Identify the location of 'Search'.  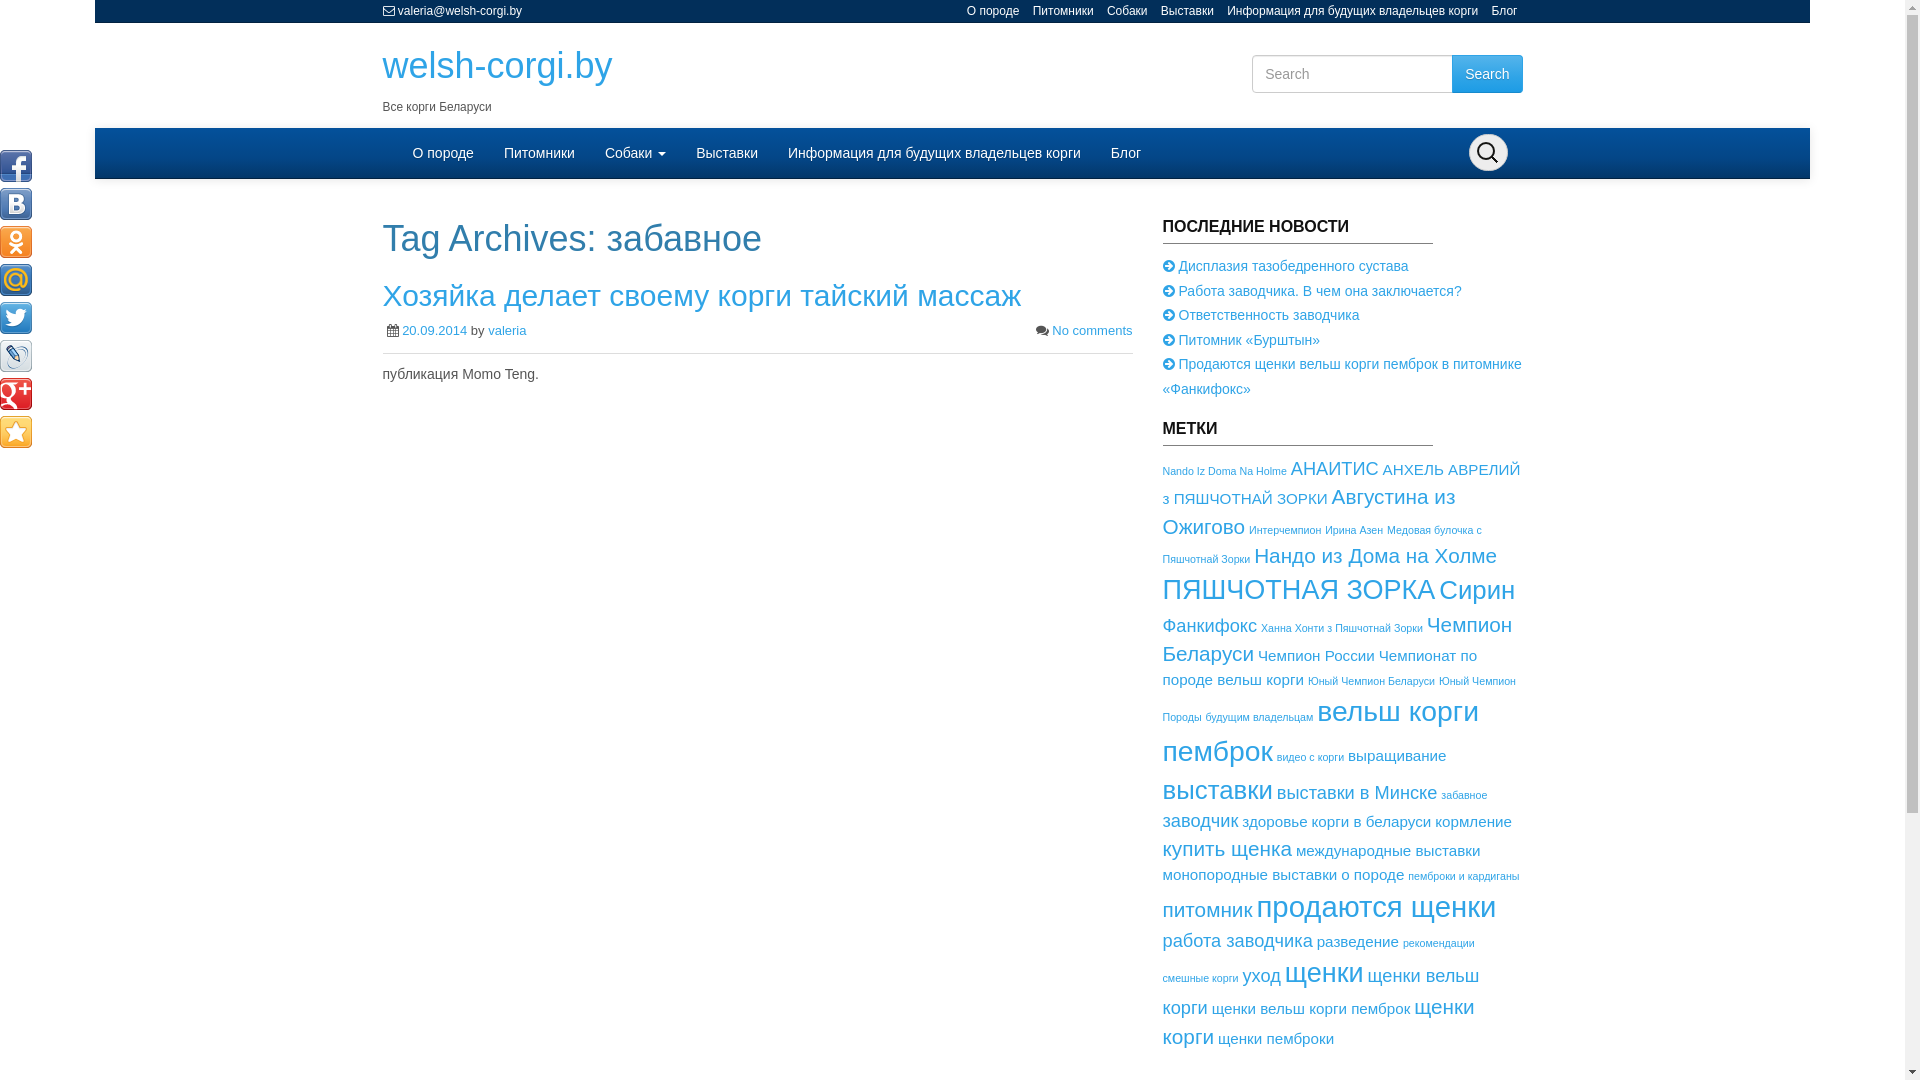
(1487, 72).